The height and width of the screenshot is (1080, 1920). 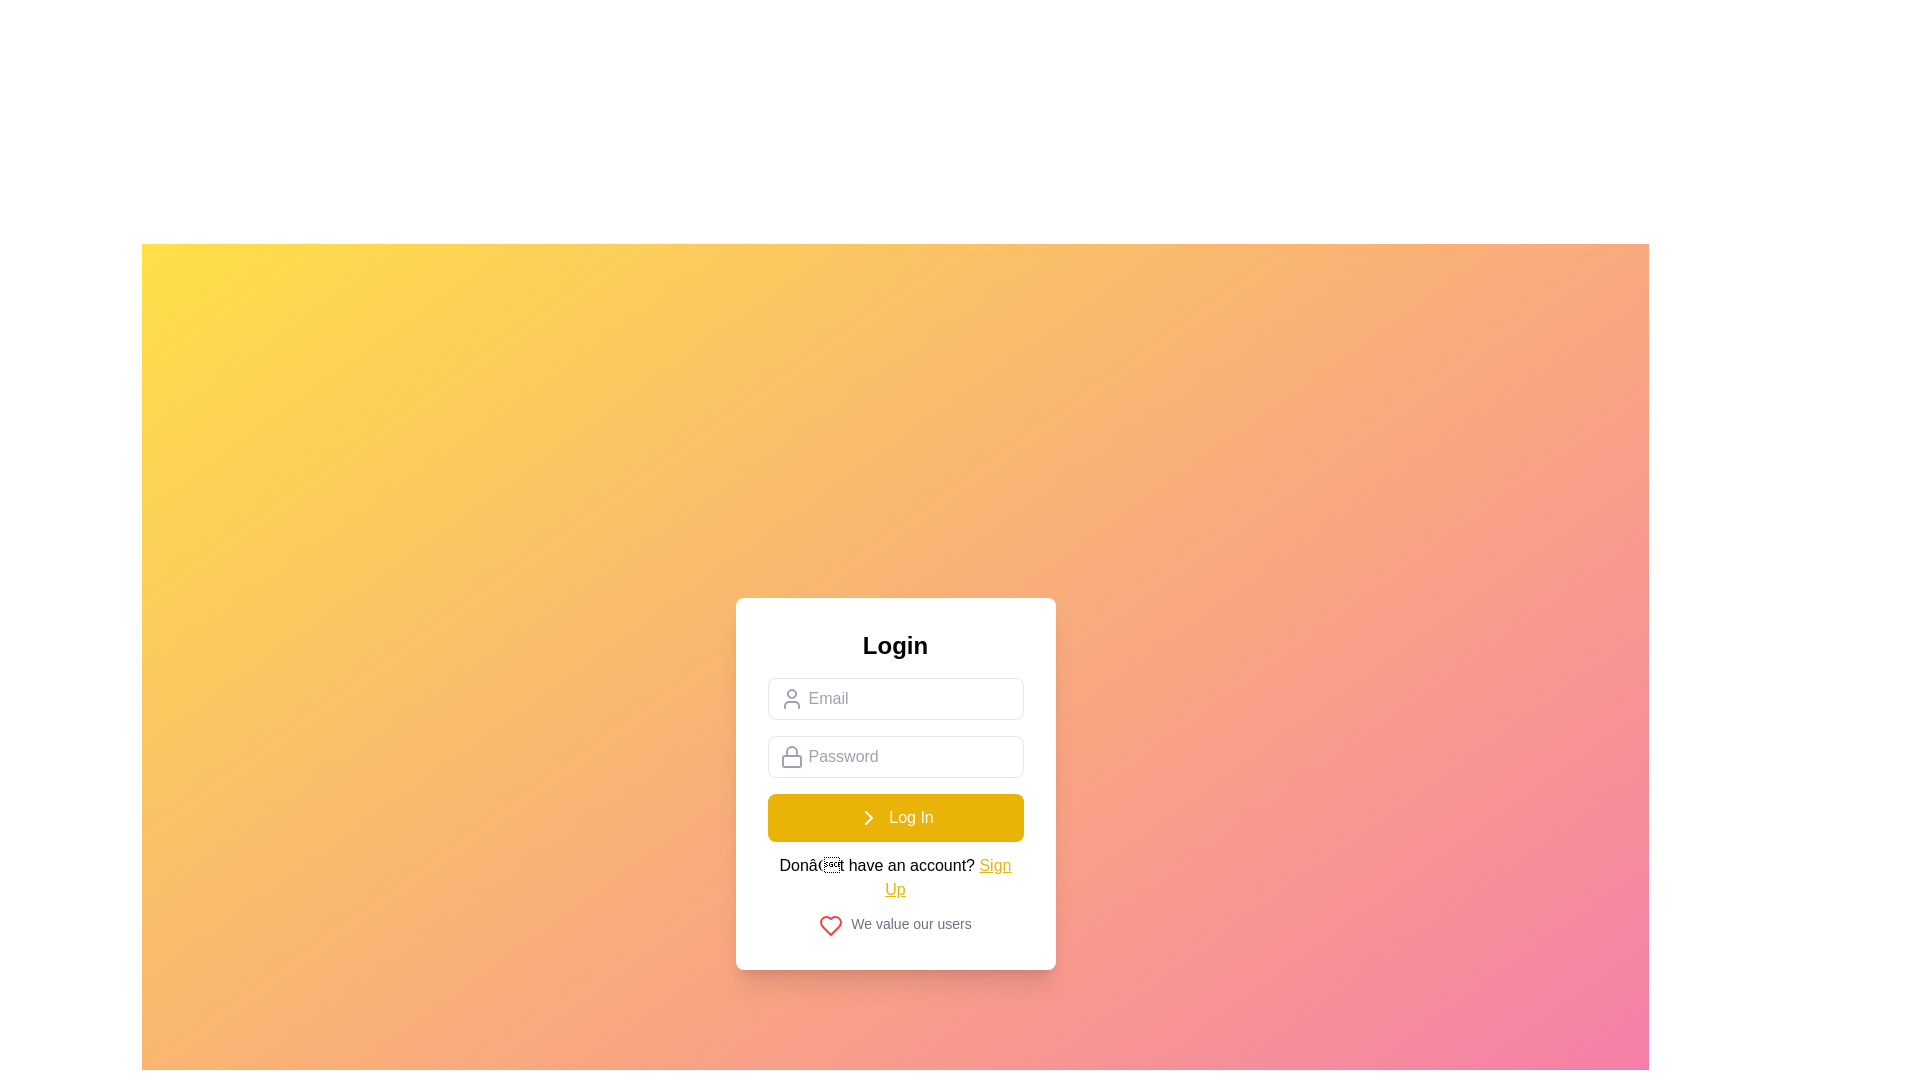 I want to click on the red outlined heart-shaped vector graphic icon located below the 'We value our users' text in the login card interface, so click(x=831, y=925).